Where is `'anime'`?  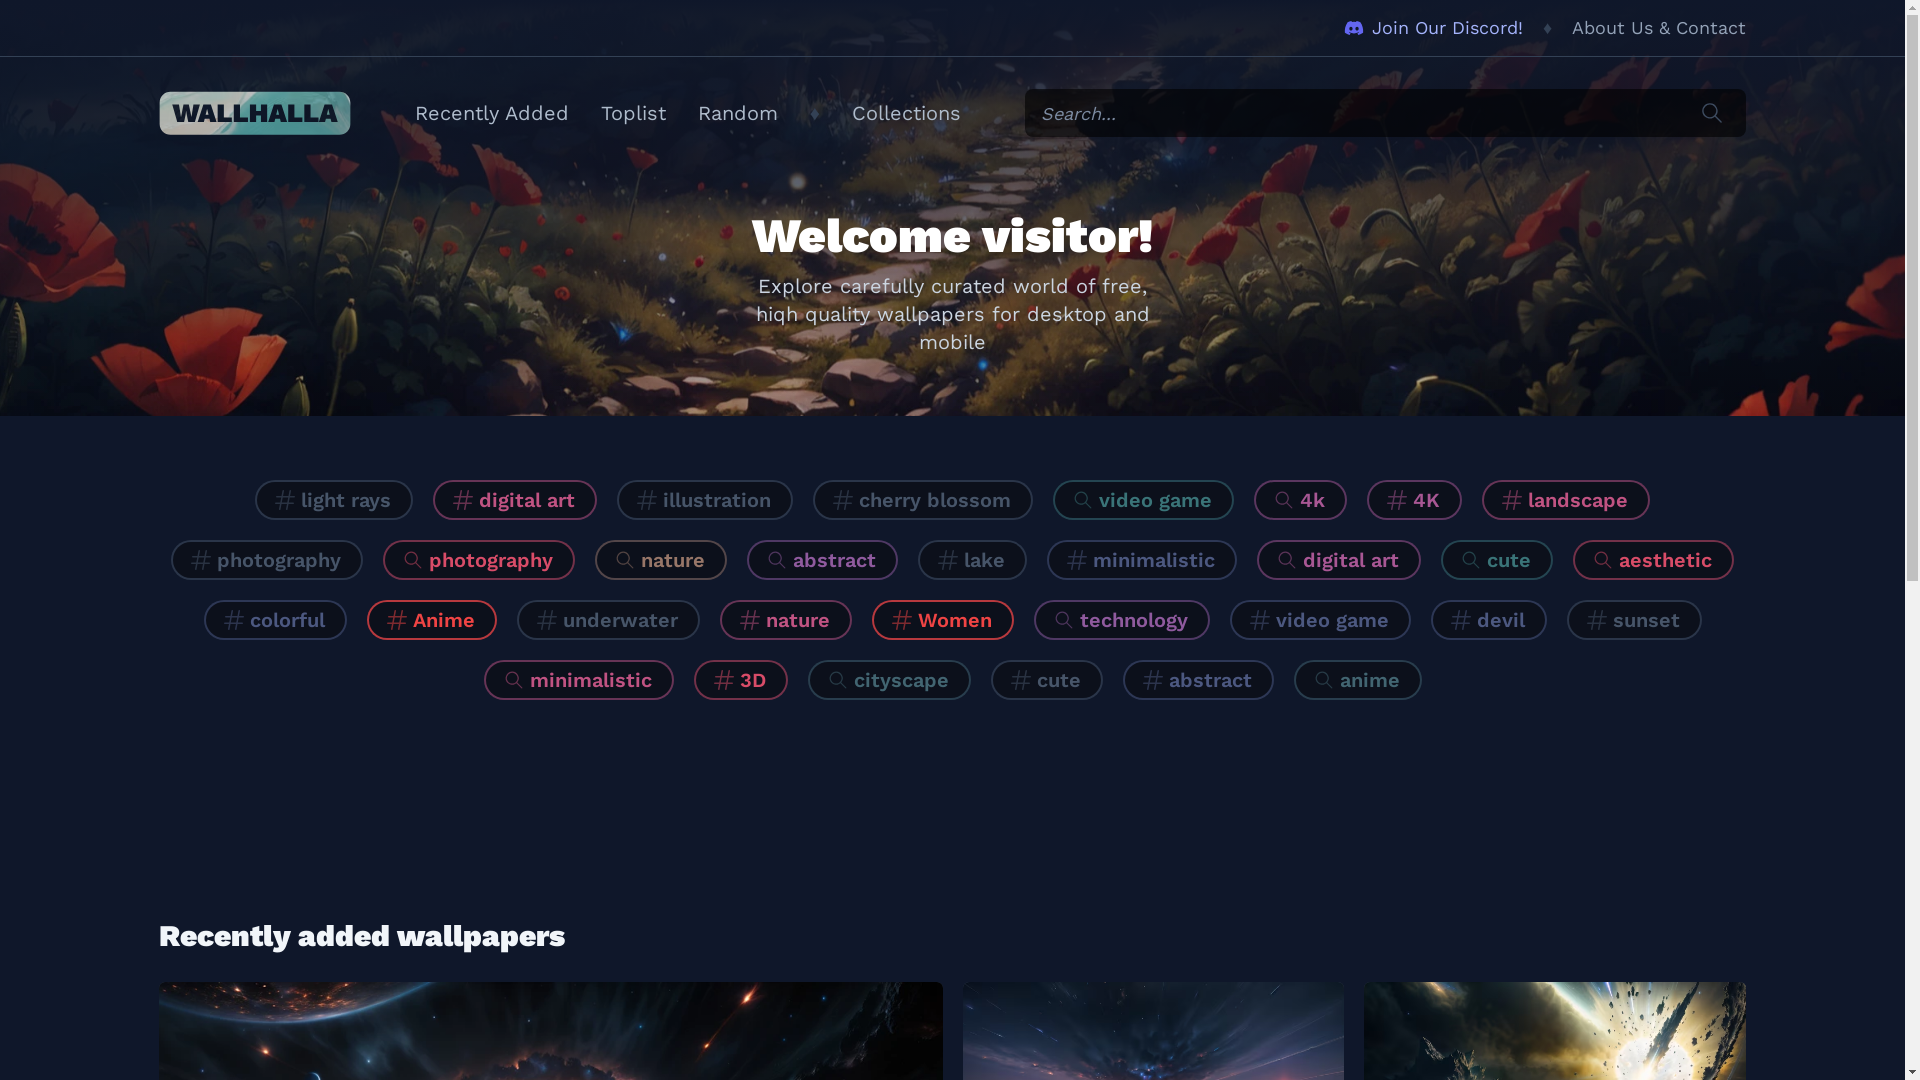
'anime' is located at coordinates (1358, 678).